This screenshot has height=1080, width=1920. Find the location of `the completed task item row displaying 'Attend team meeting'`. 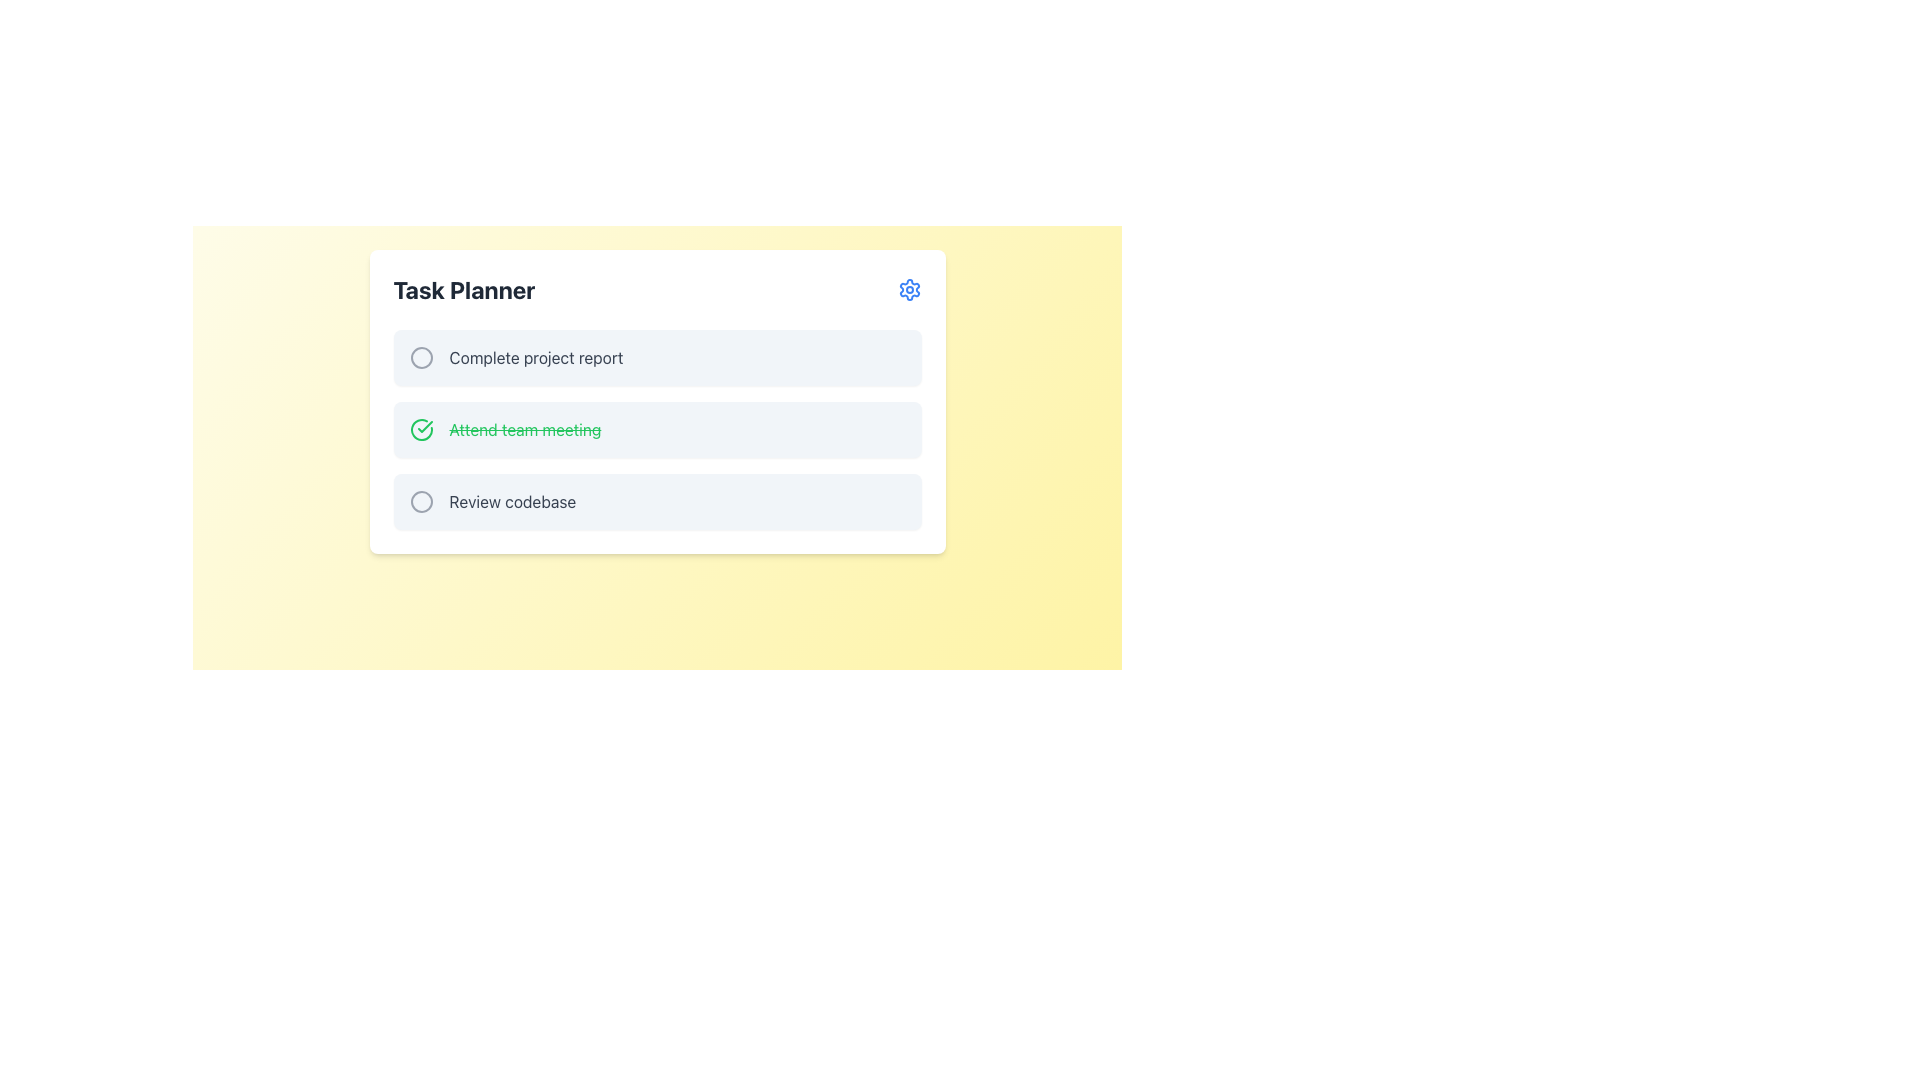

the completed task item row displaying 'Attend team meeting' is located at coordinates (657, 428).